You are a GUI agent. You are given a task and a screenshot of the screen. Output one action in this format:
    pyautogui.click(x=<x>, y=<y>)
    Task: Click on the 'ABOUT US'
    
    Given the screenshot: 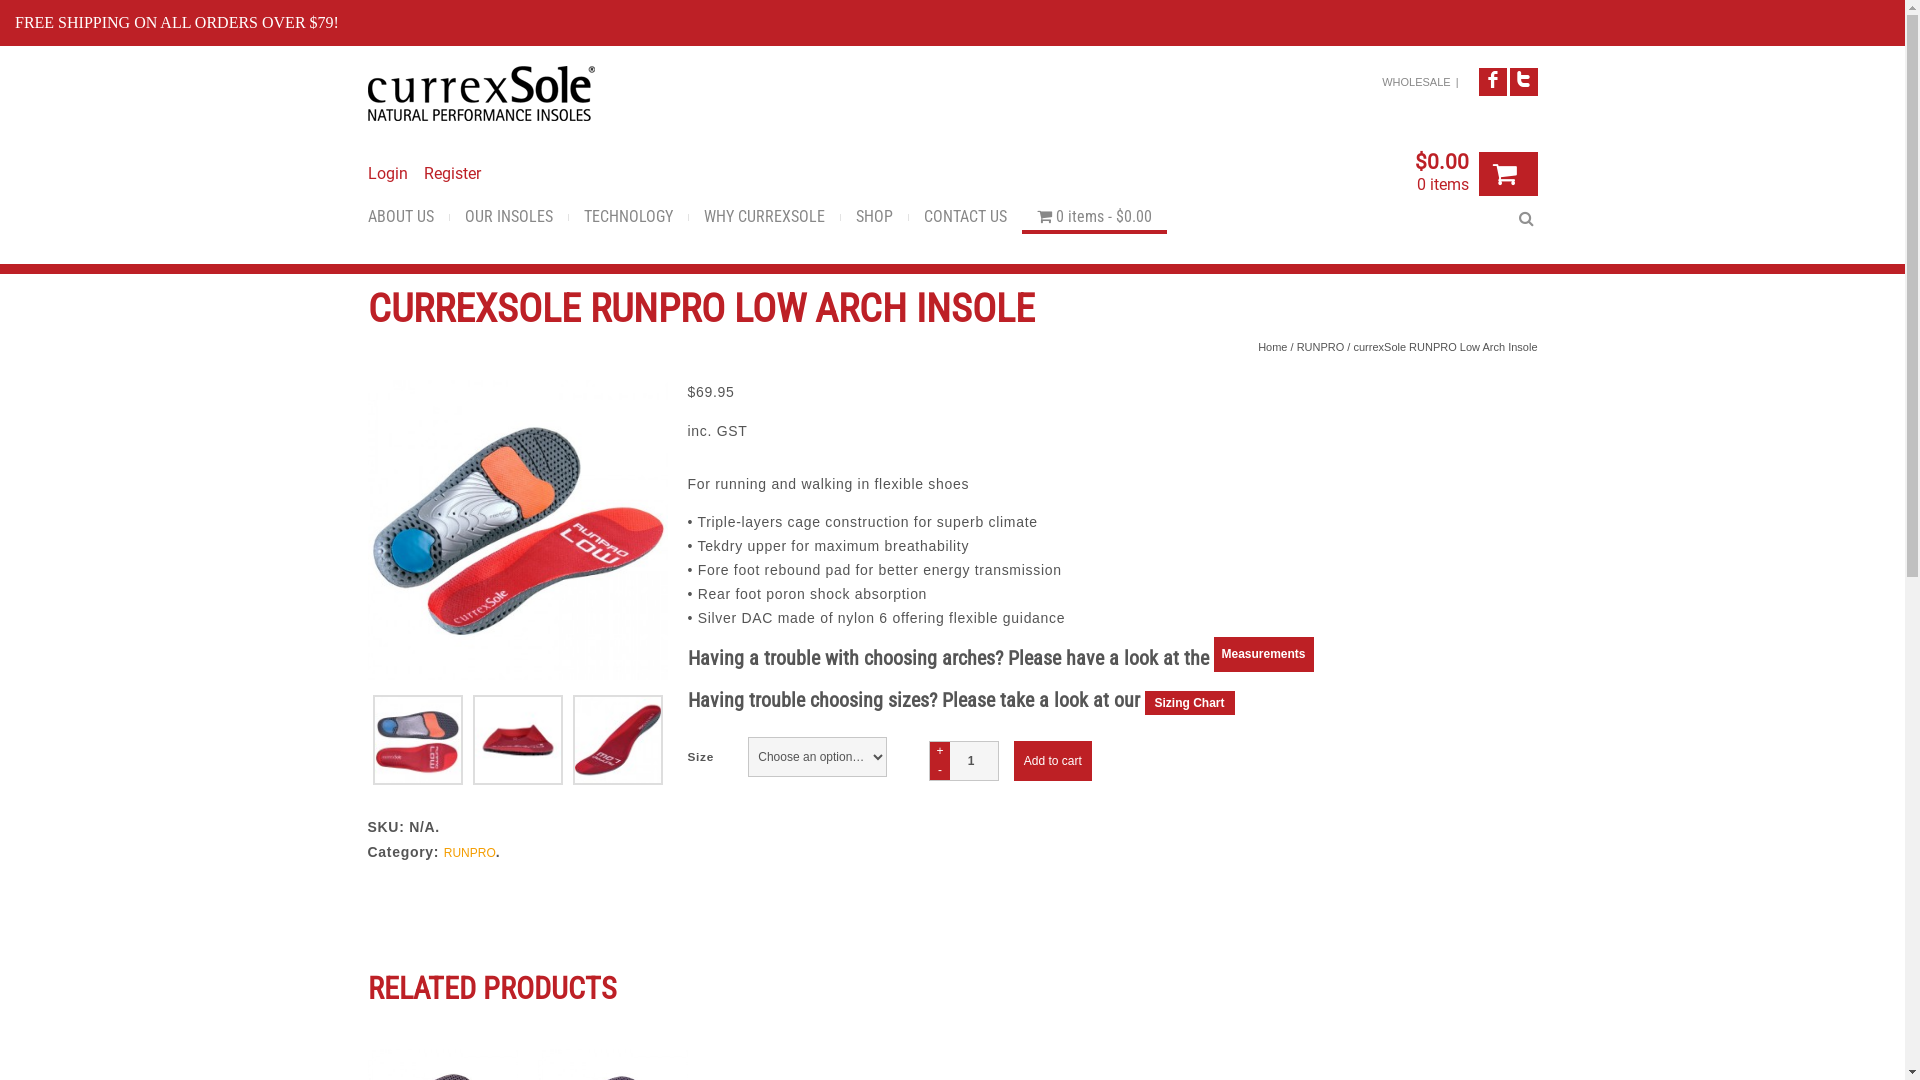 What is the action you would take?
    pyautogui.click(x=407, y=219)
    